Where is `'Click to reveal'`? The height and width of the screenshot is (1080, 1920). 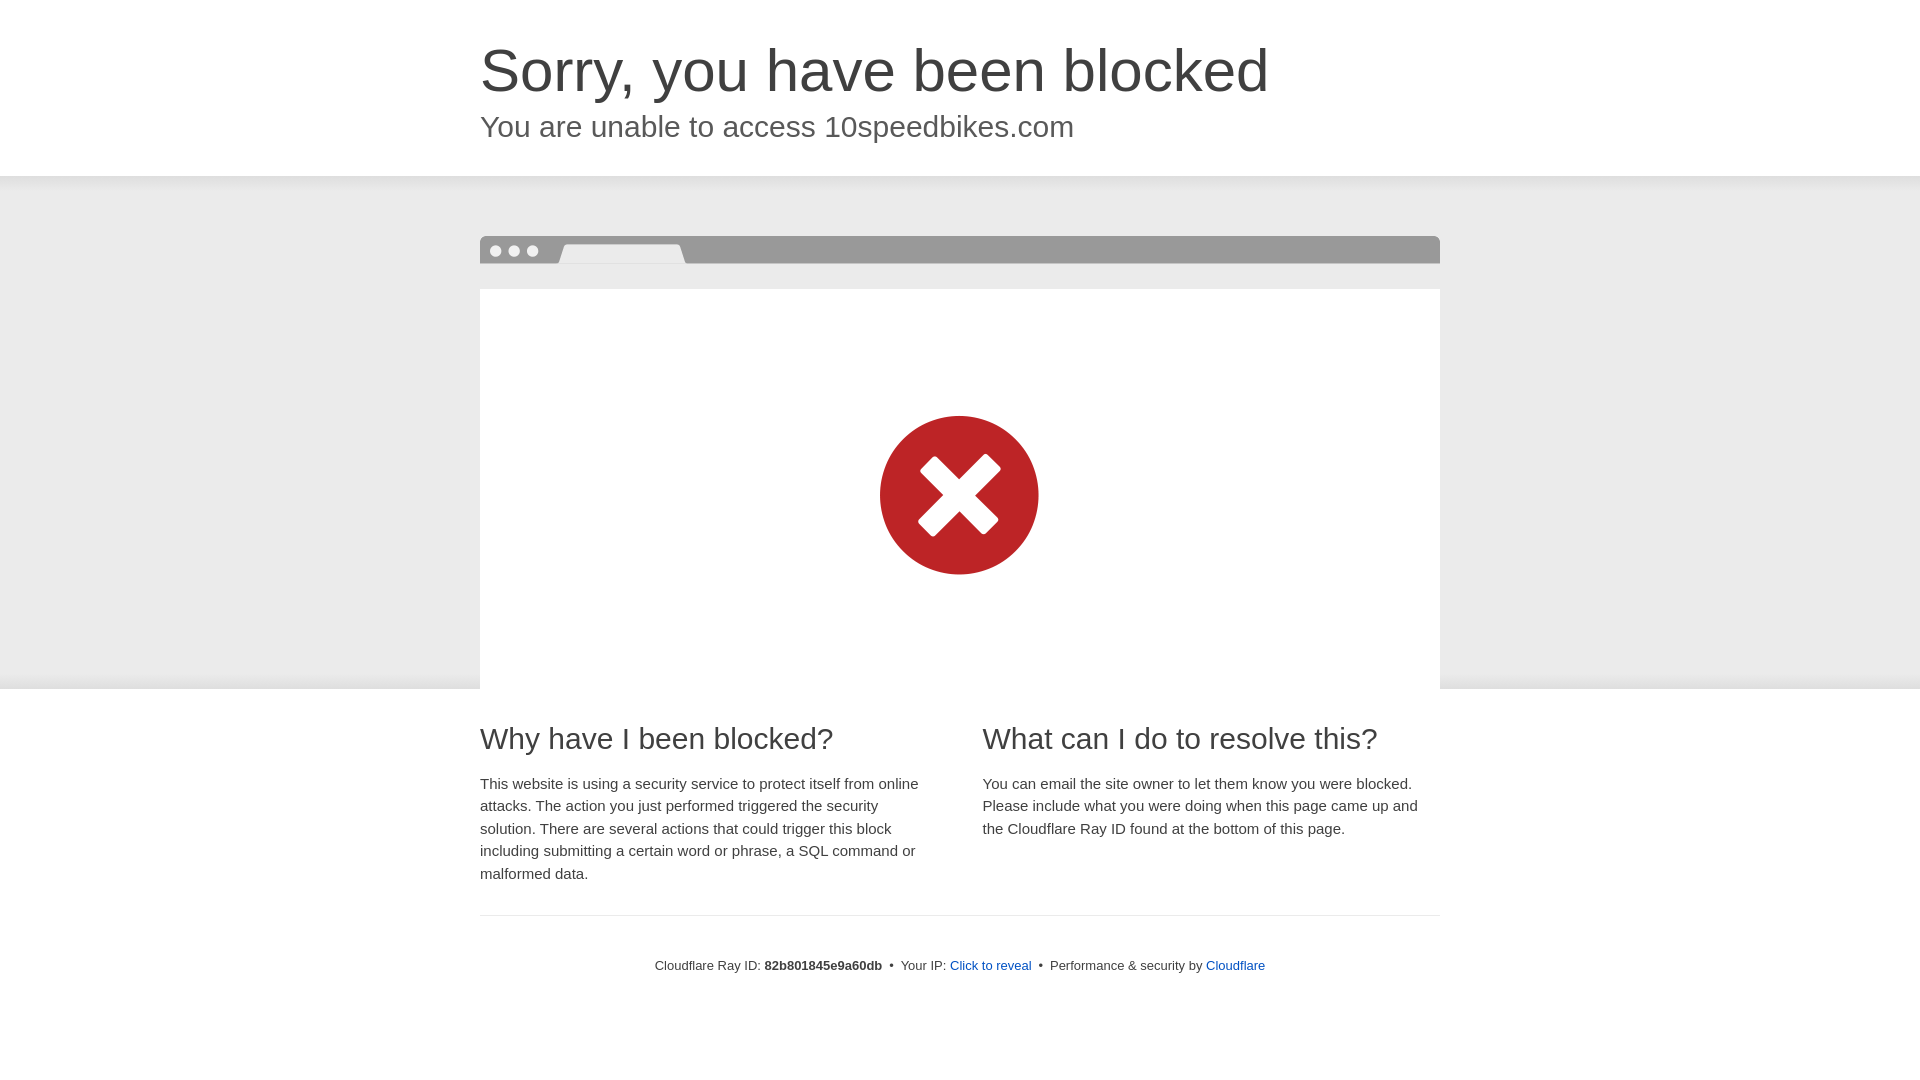
'Click to reveal' is located at coordinates (990, 964).